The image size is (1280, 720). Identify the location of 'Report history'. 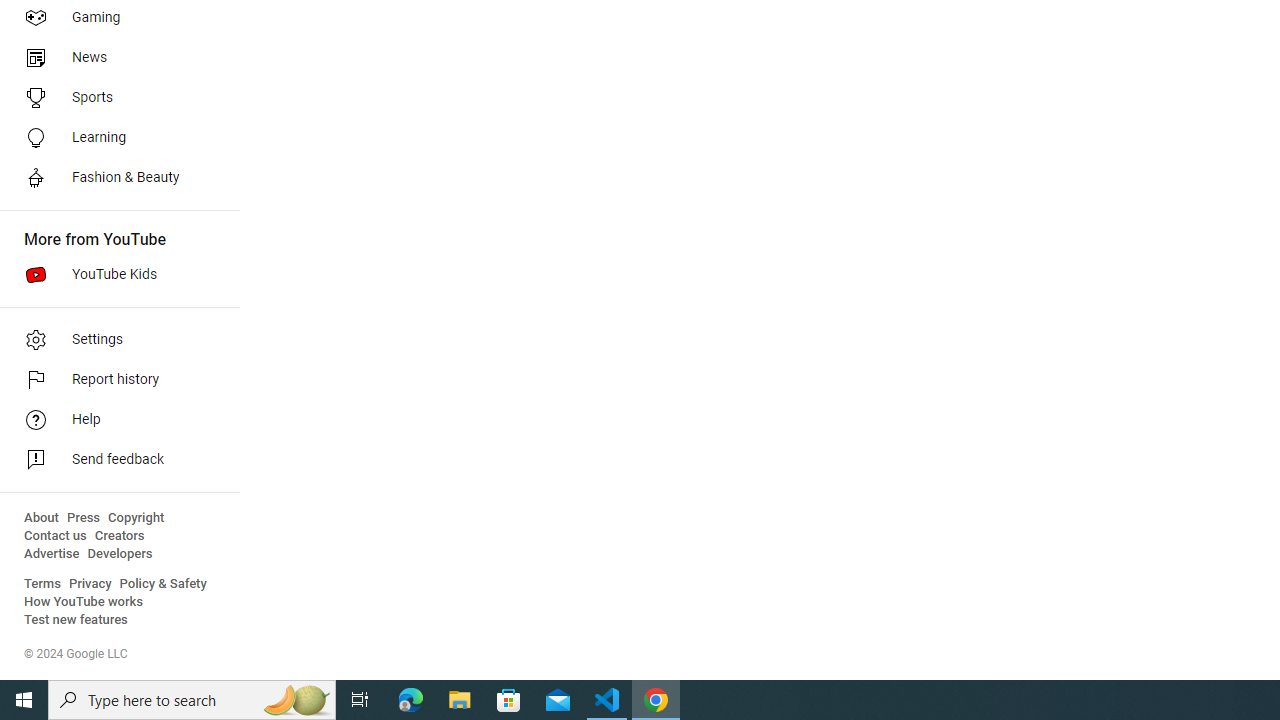
(112, 380).